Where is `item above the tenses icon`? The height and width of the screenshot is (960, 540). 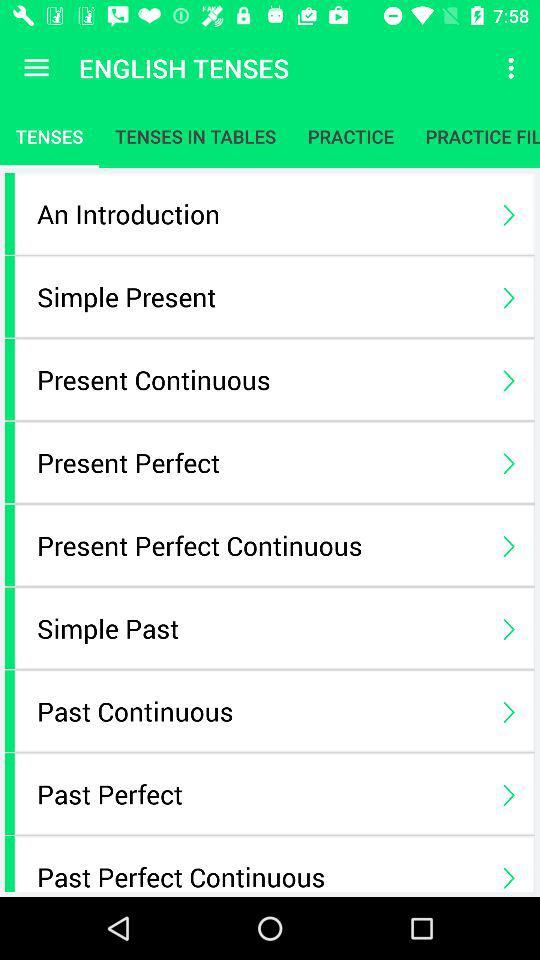
item above the tenses icon is located at coordinates (36, 68).